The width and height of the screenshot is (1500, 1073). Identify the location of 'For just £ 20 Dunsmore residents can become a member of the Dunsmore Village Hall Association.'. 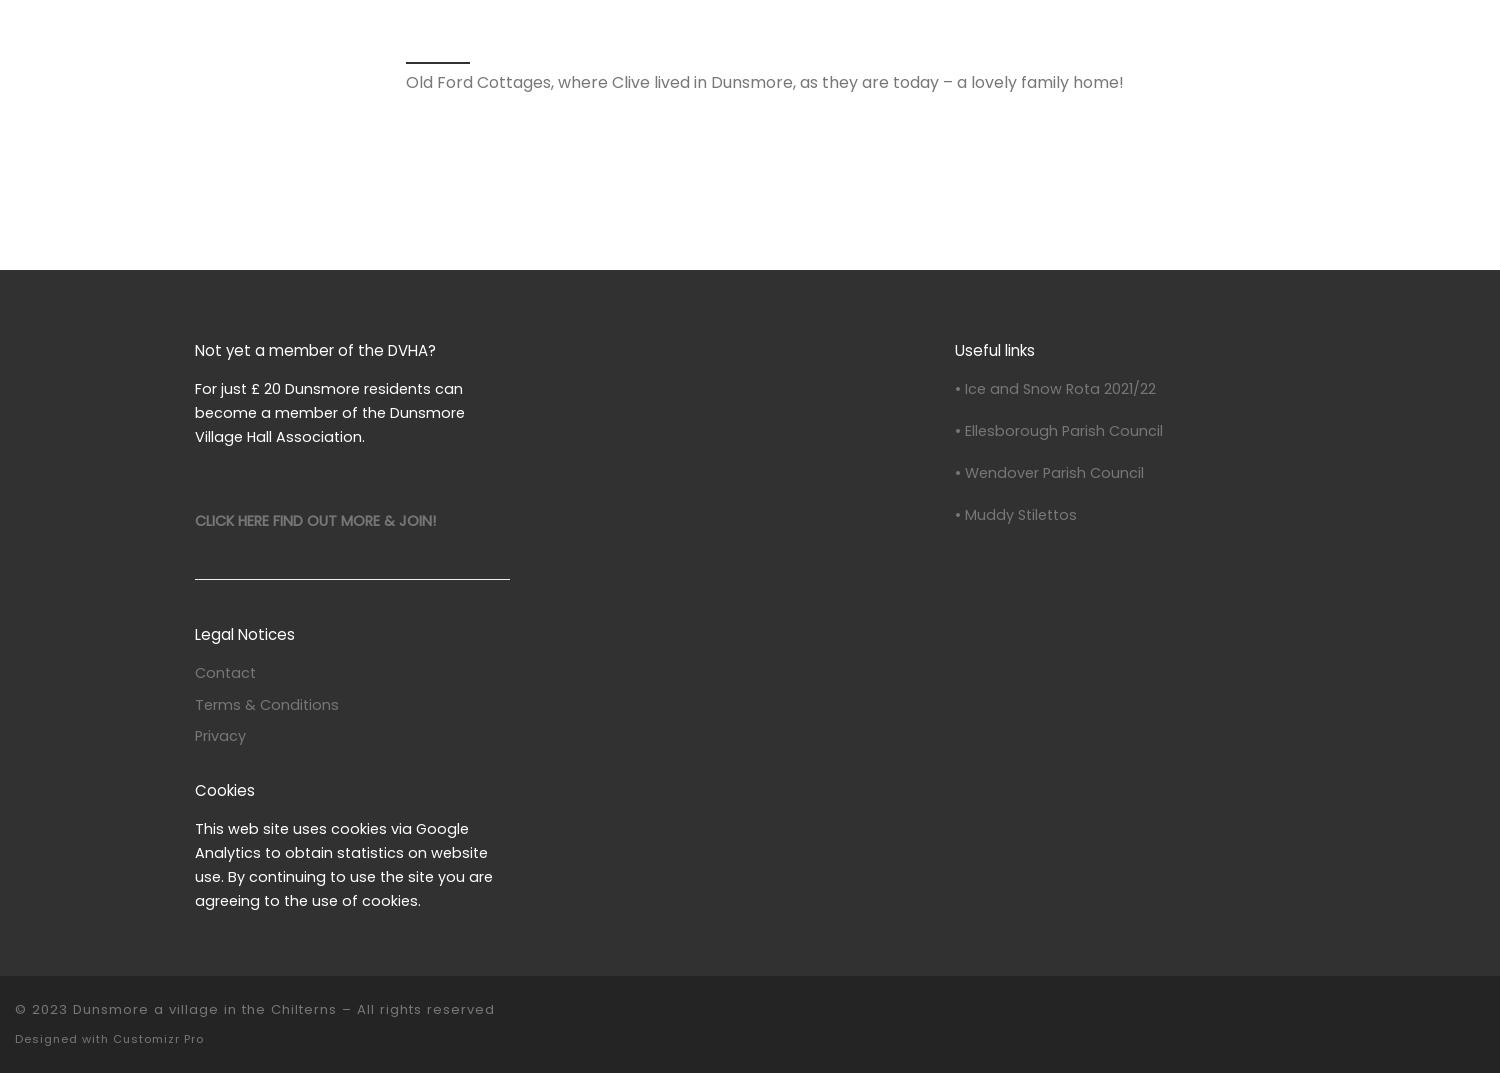
(329, 411).